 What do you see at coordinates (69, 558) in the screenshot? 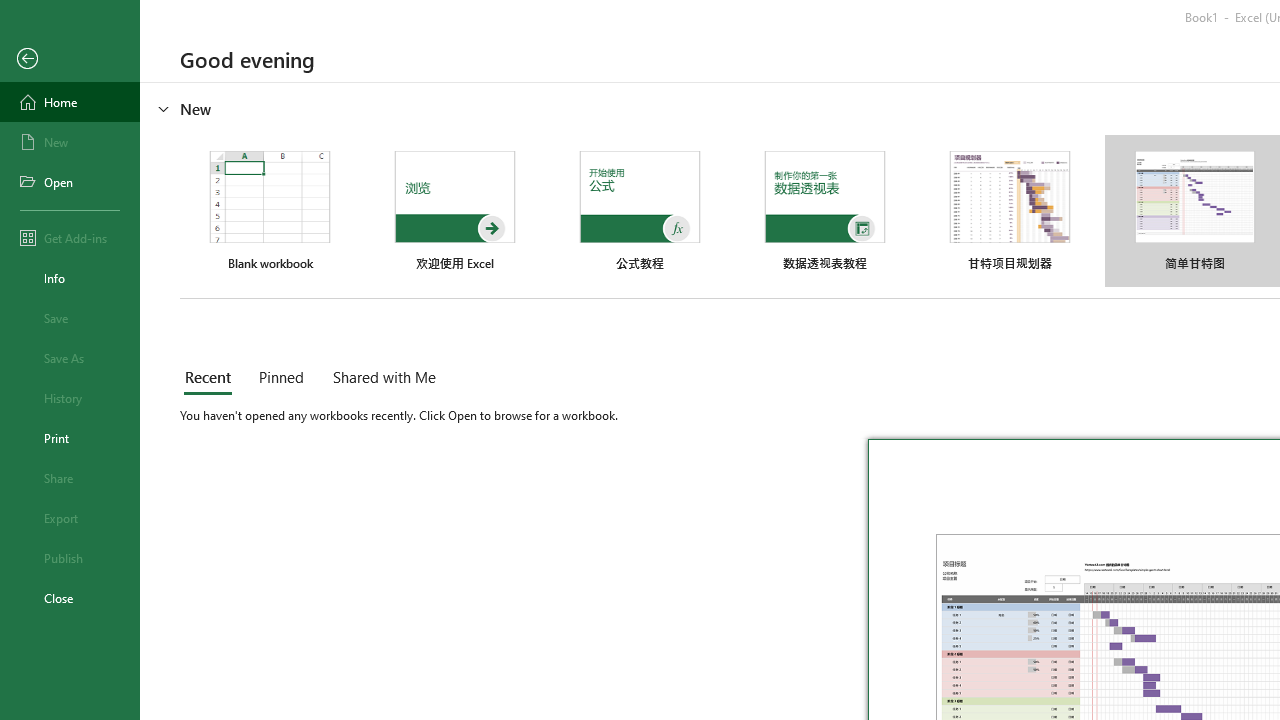
I see `'Publish'` at bounding box center [69, 558].